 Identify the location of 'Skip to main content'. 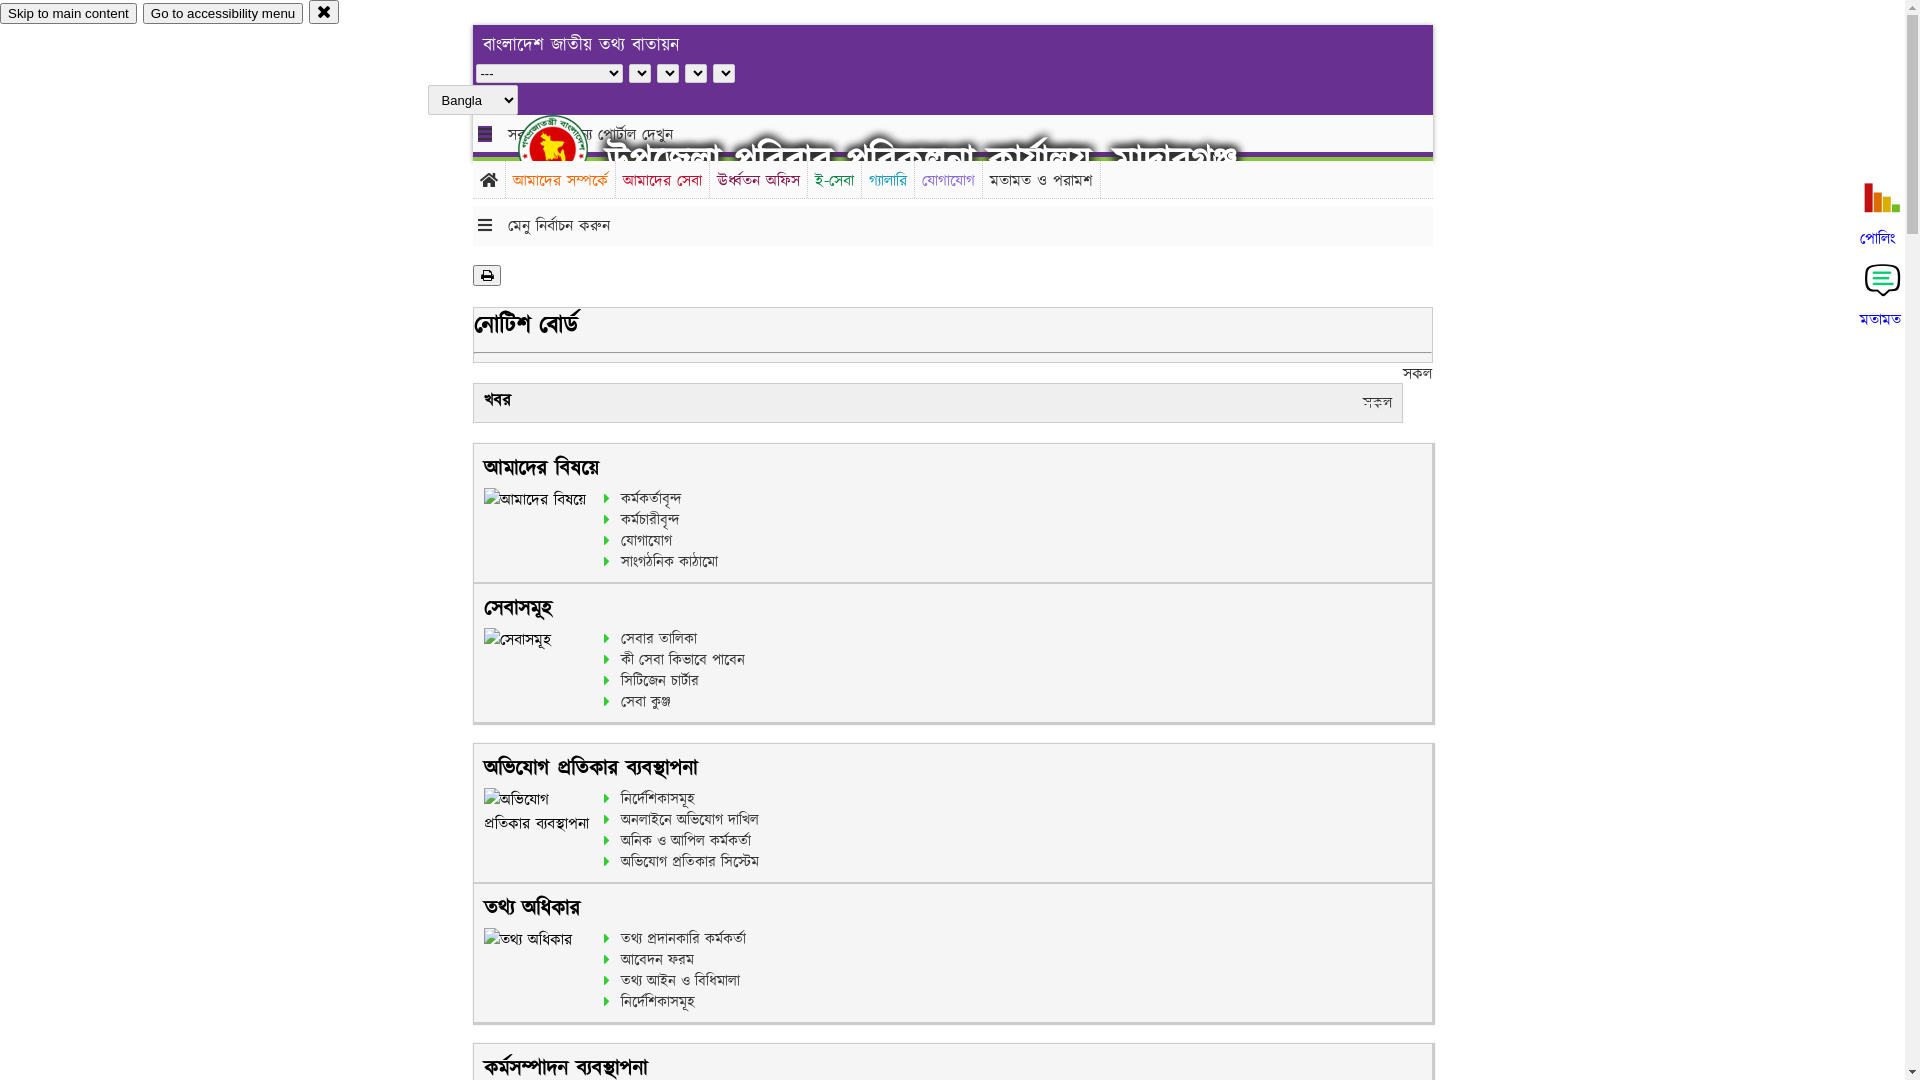
(68, 13).